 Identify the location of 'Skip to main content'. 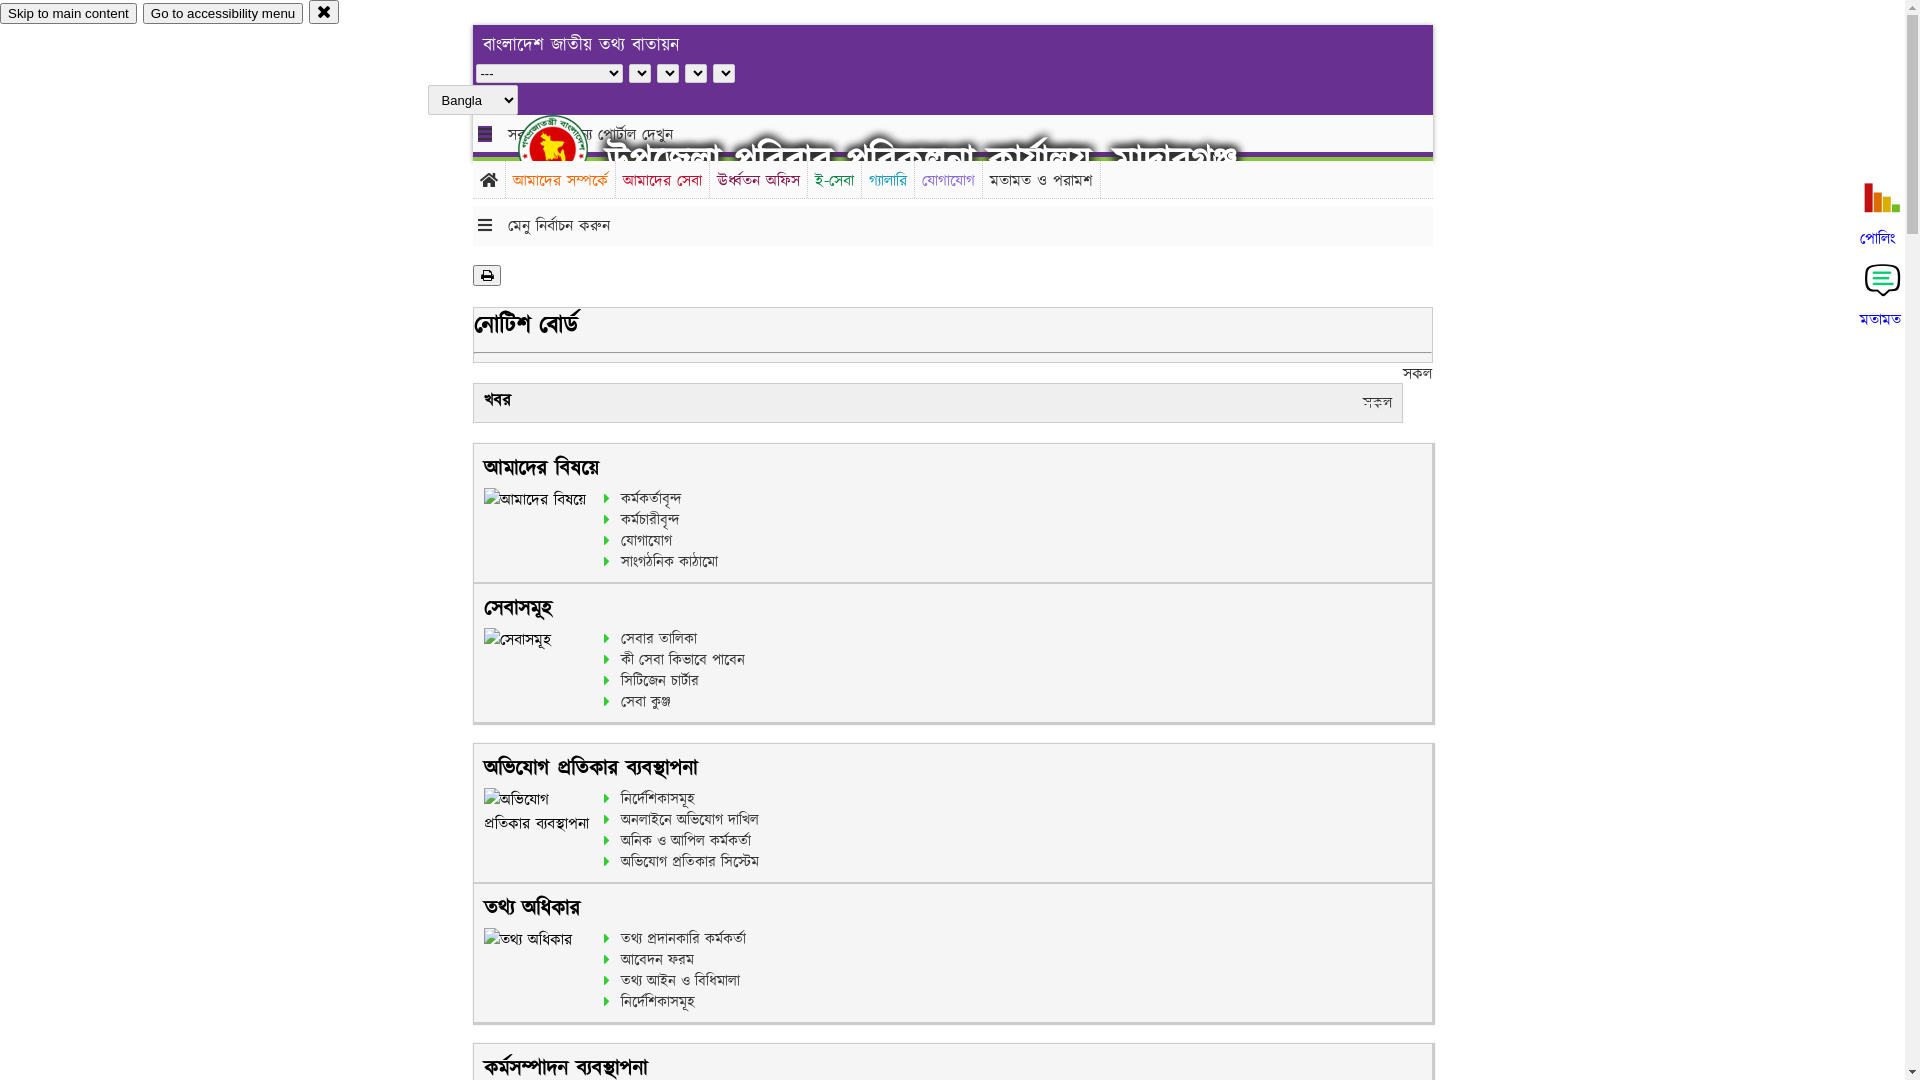
(68, 13).